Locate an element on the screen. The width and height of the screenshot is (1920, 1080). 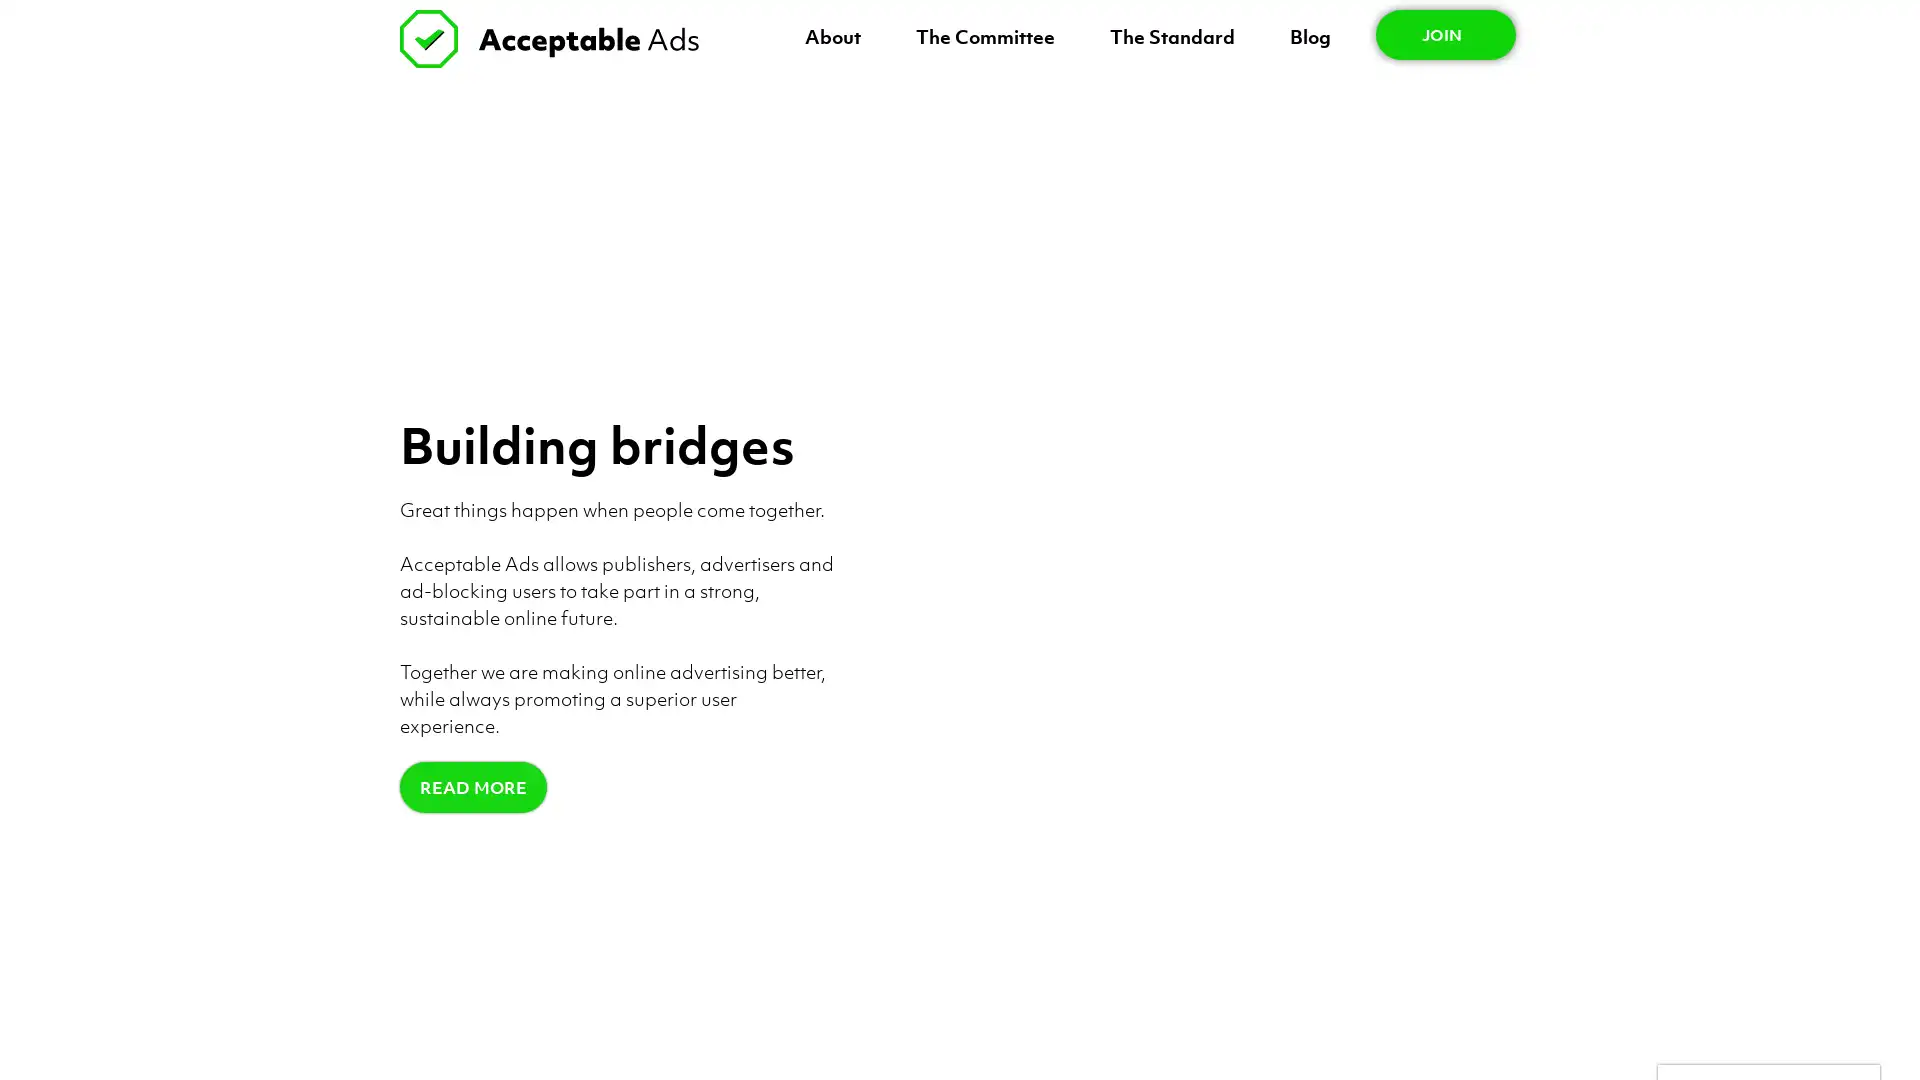
JOIN is located at coordinates (1444, 34).